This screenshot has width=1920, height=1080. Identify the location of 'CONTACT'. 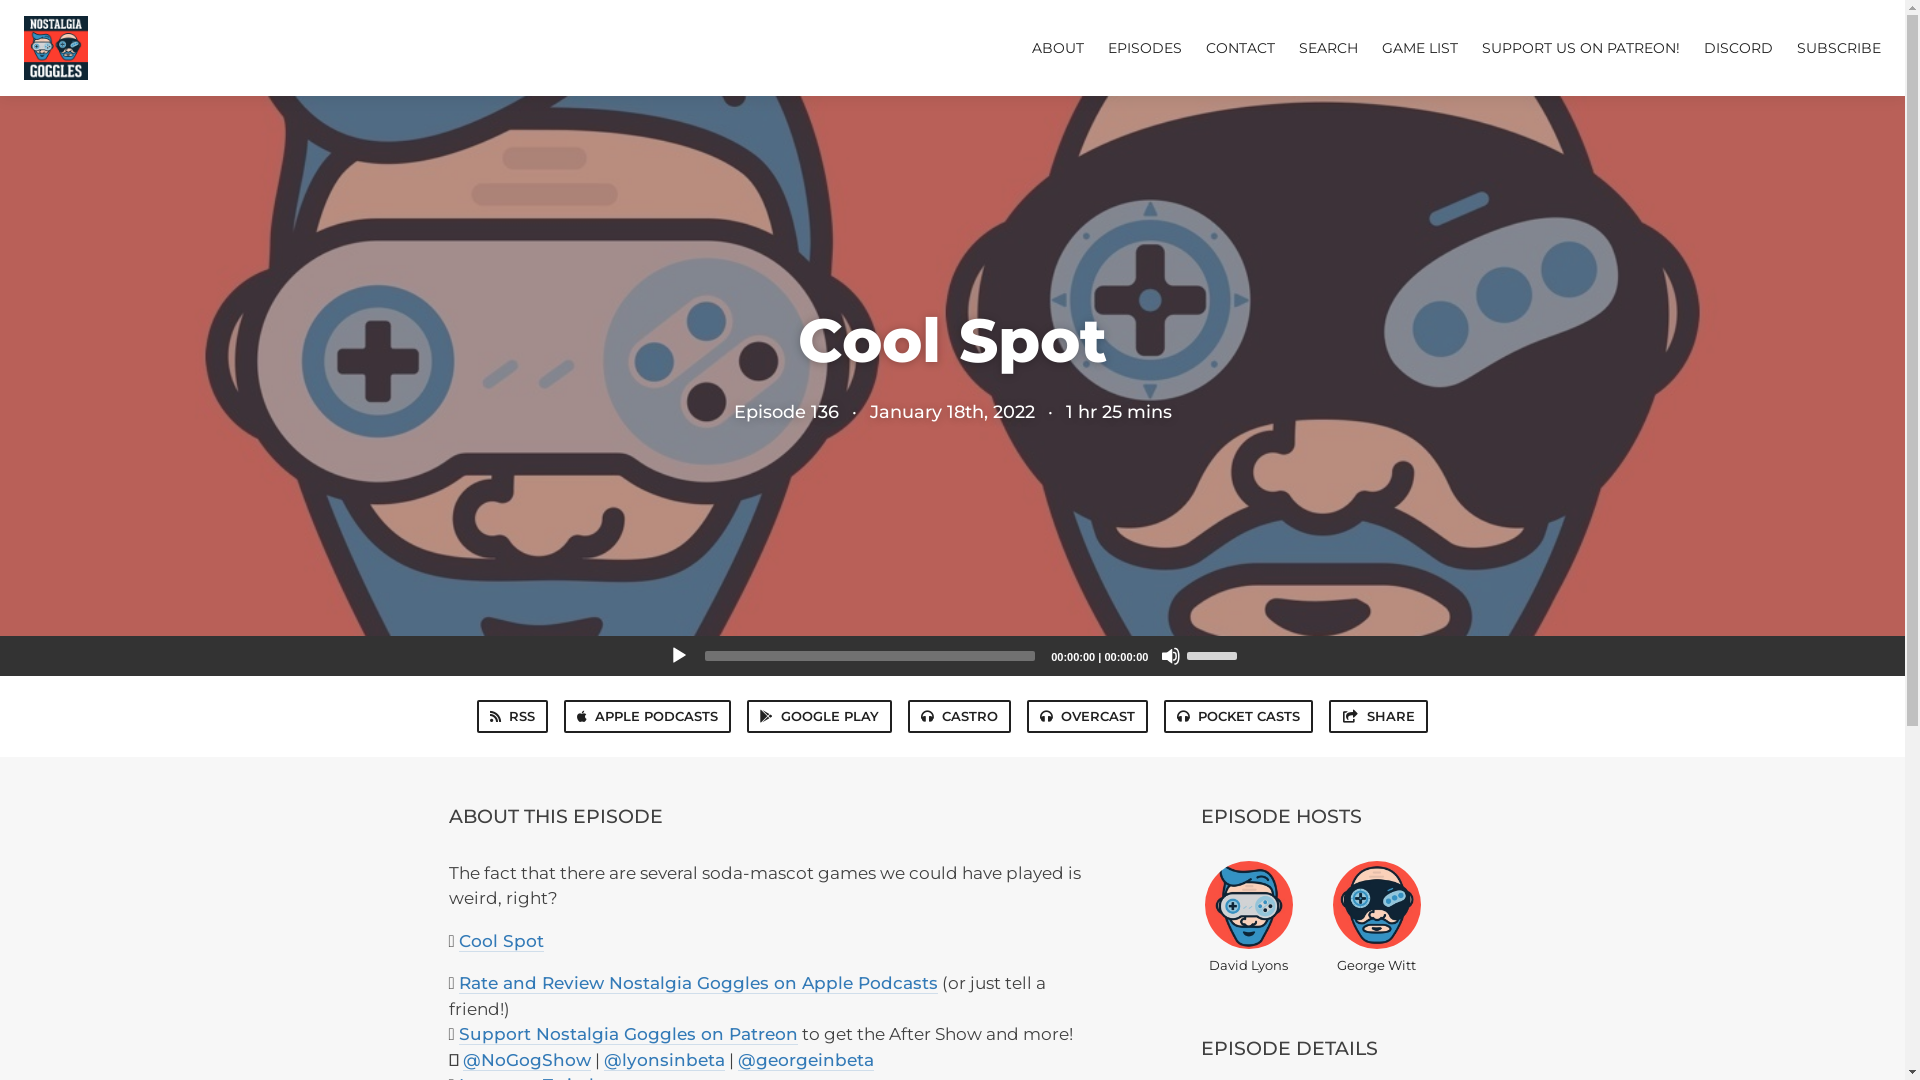
(1239, 46).